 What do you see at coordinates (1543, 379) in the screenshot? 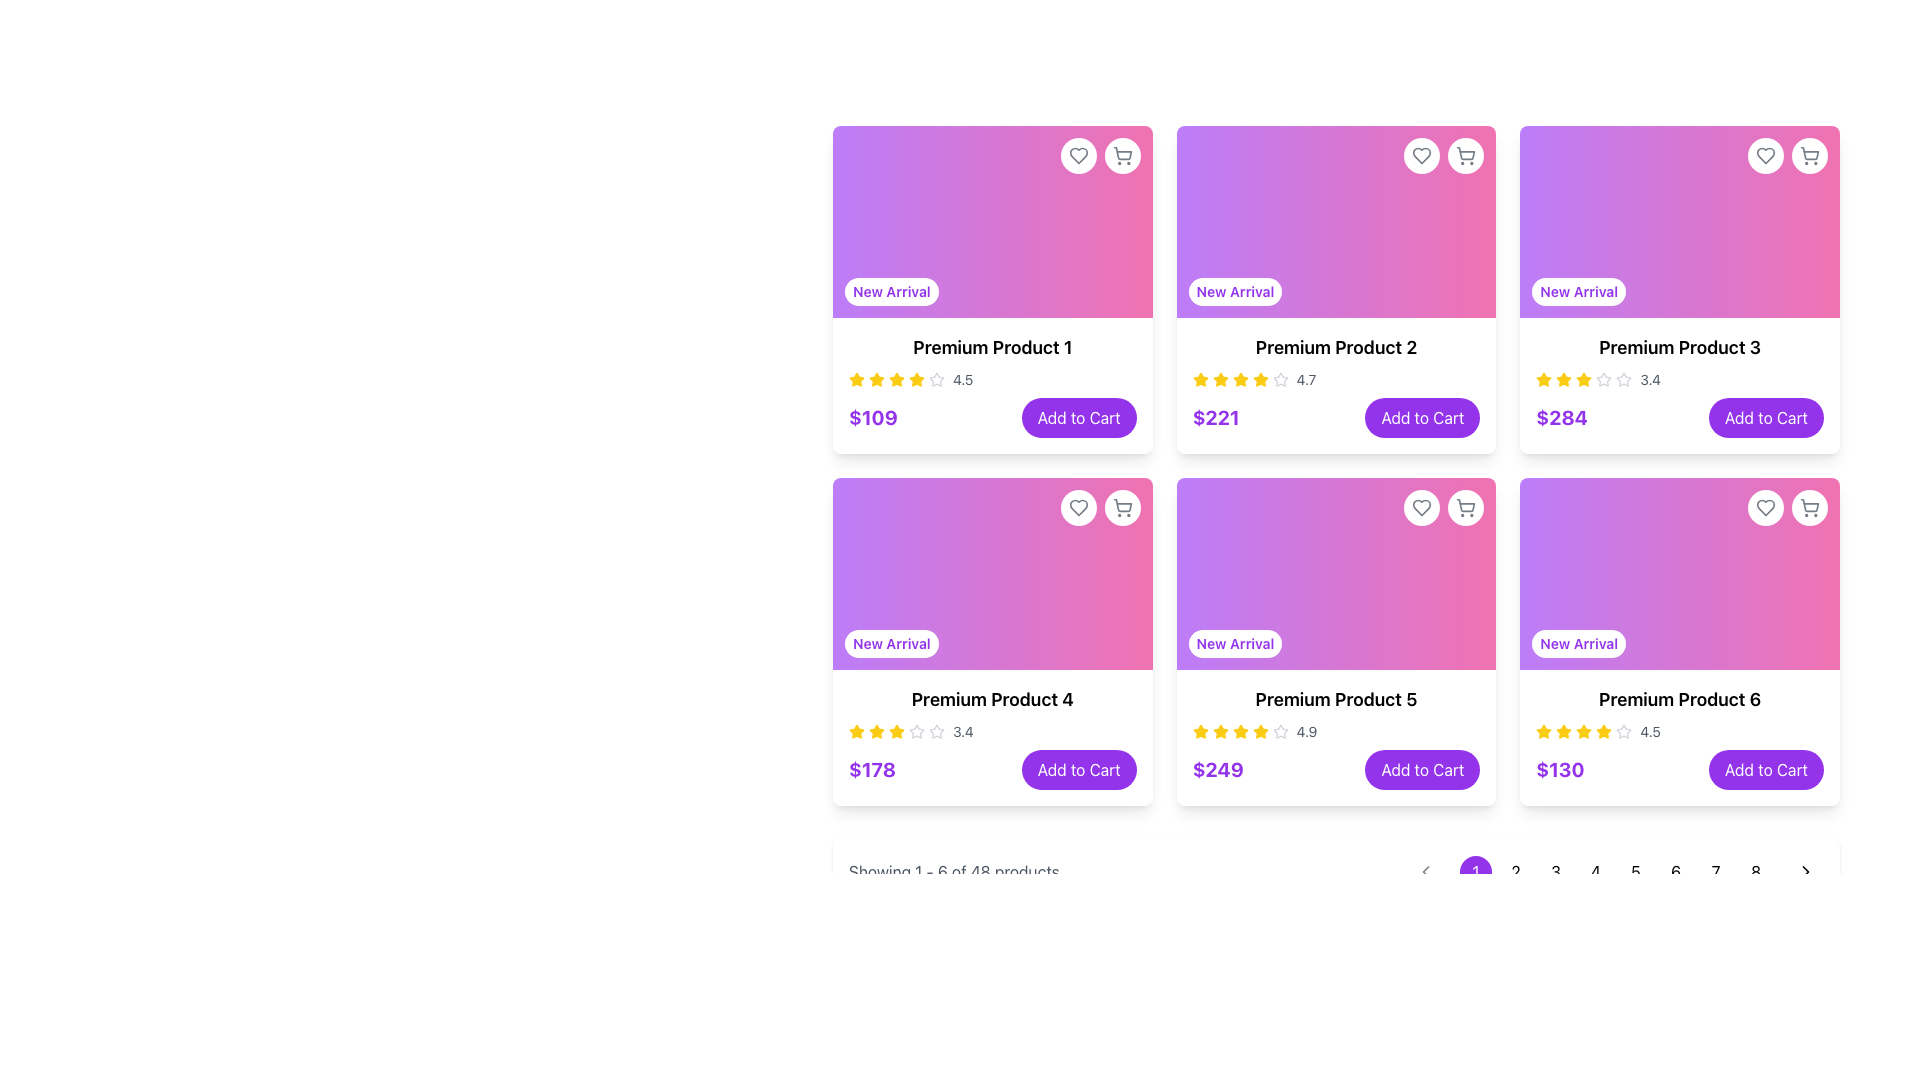
I see `the filled star icon representing the rating value for the third product card located in the first row and third column of the grid layout` at bounding box center [1543, 379].